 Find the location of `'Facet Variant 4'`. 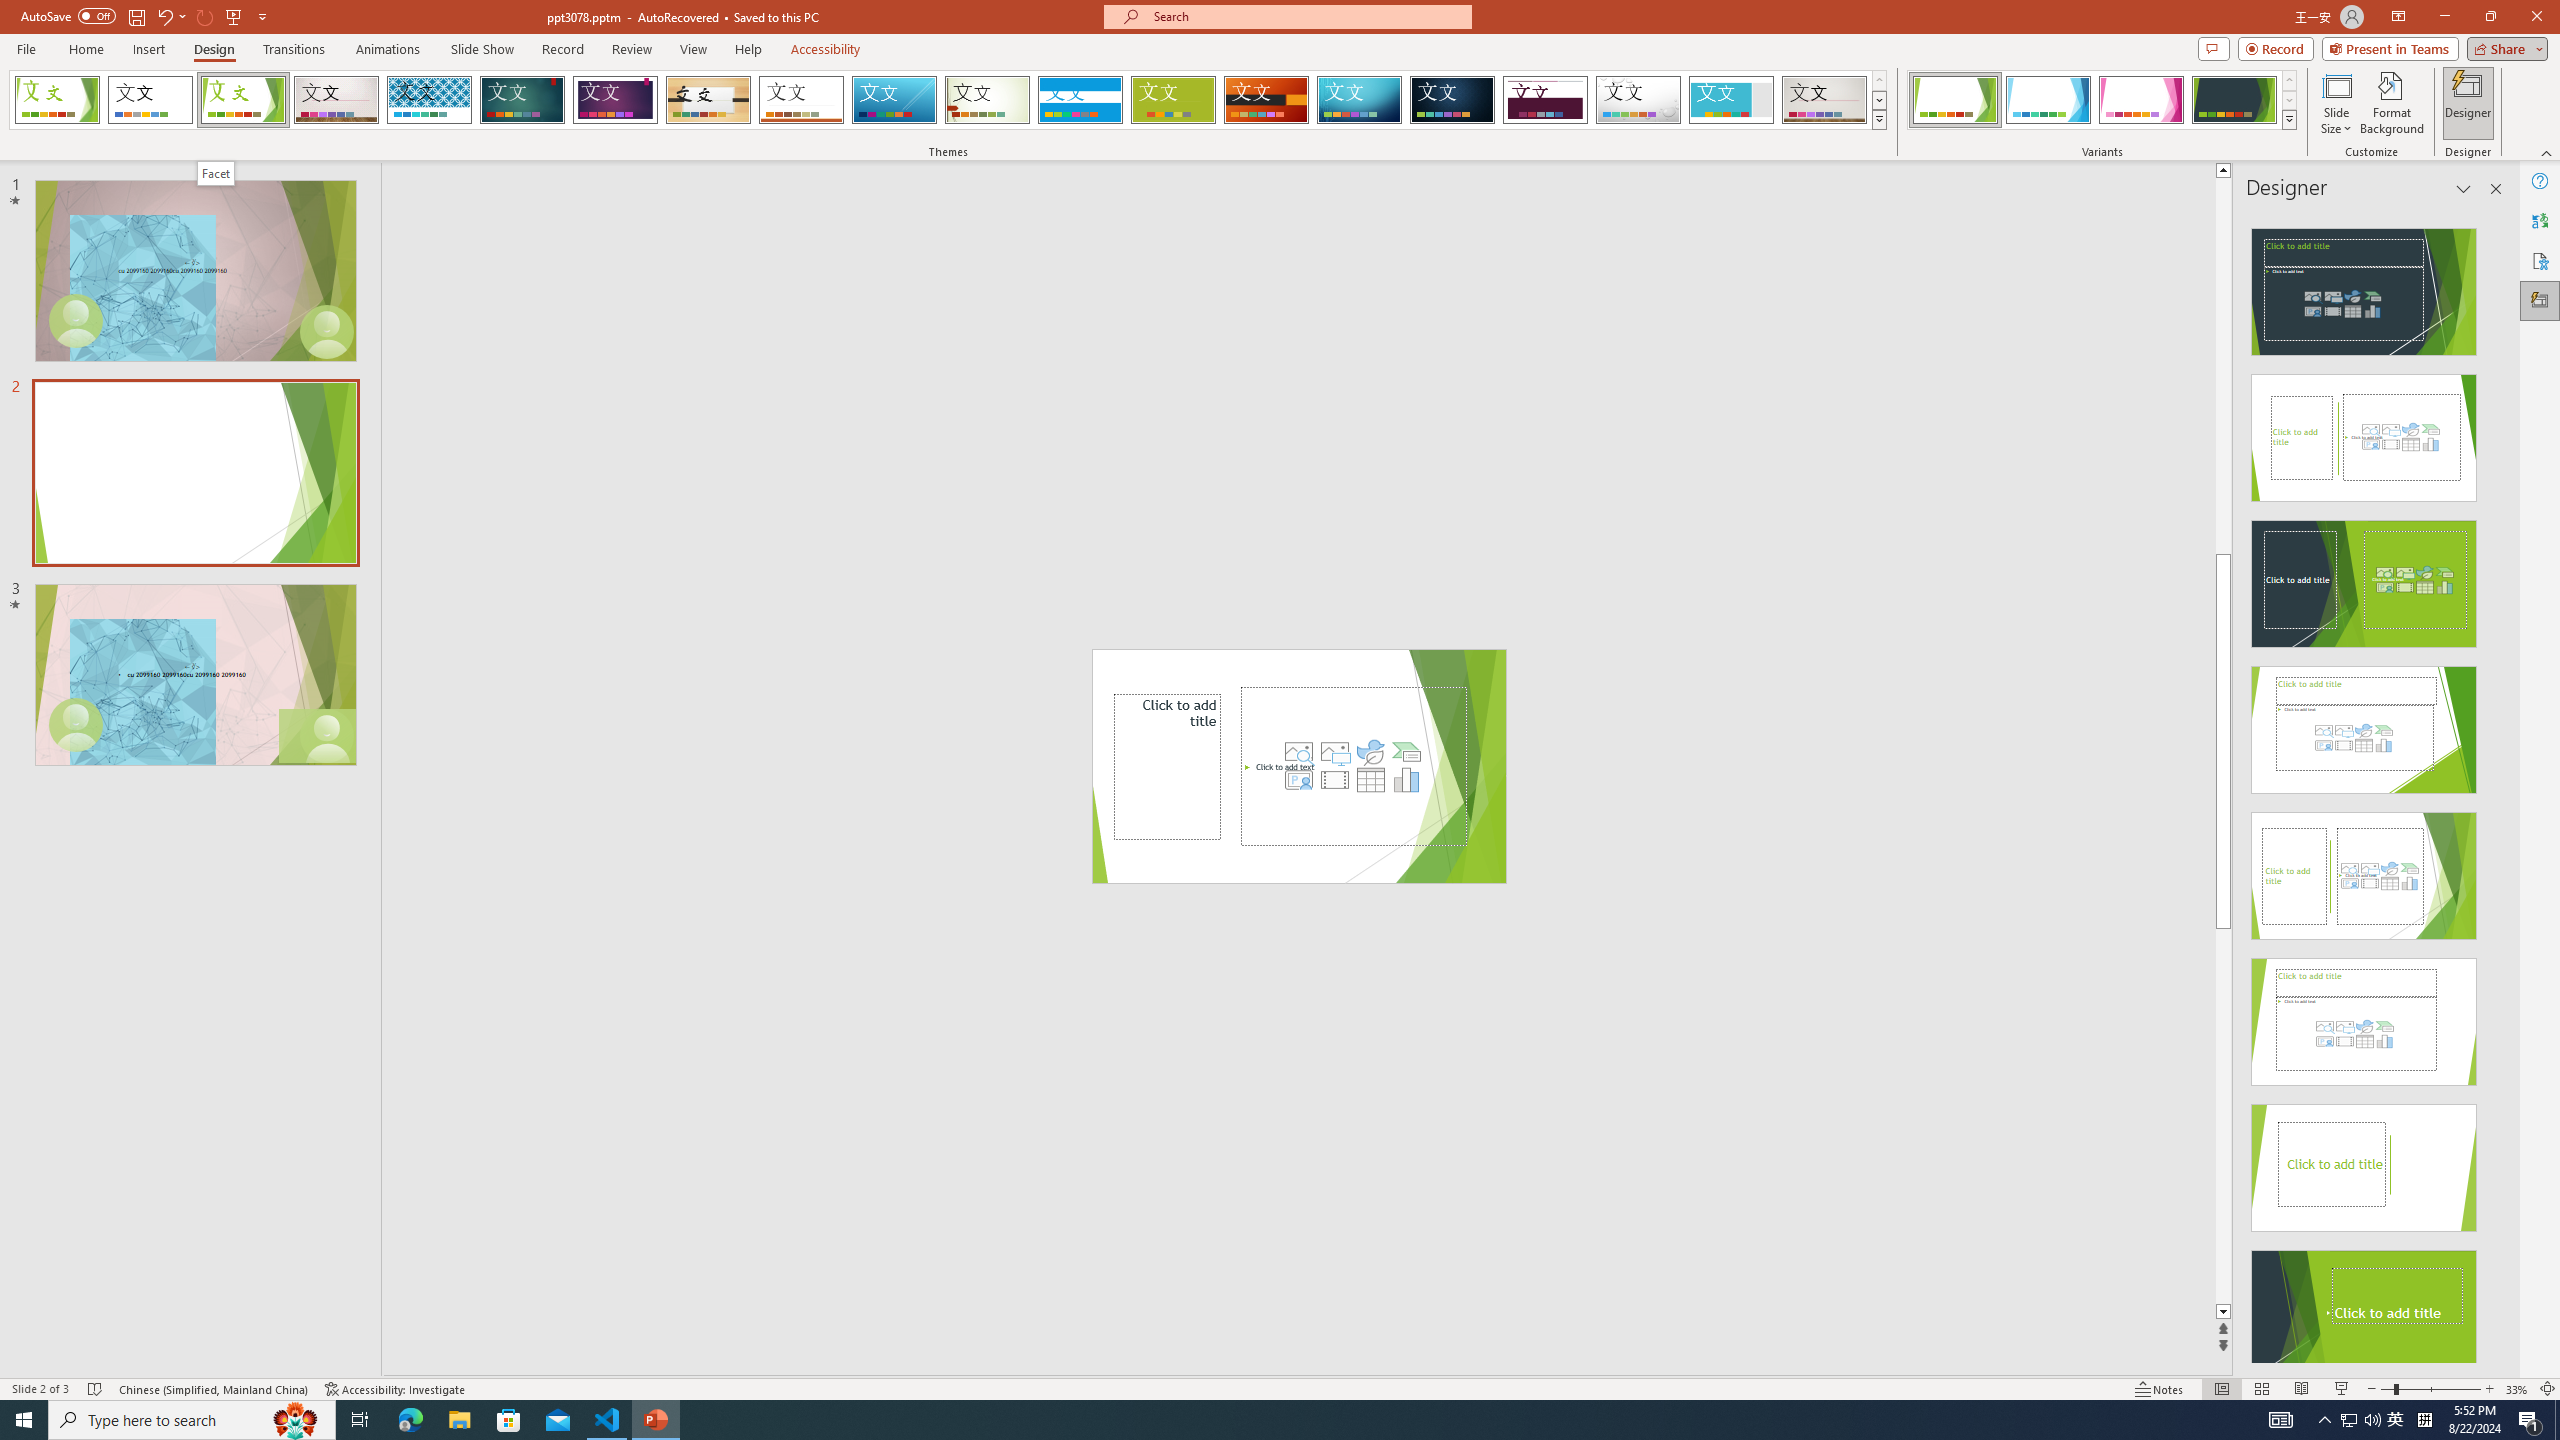

'Facet Variant 4' is located at coordinates (2233, 99).